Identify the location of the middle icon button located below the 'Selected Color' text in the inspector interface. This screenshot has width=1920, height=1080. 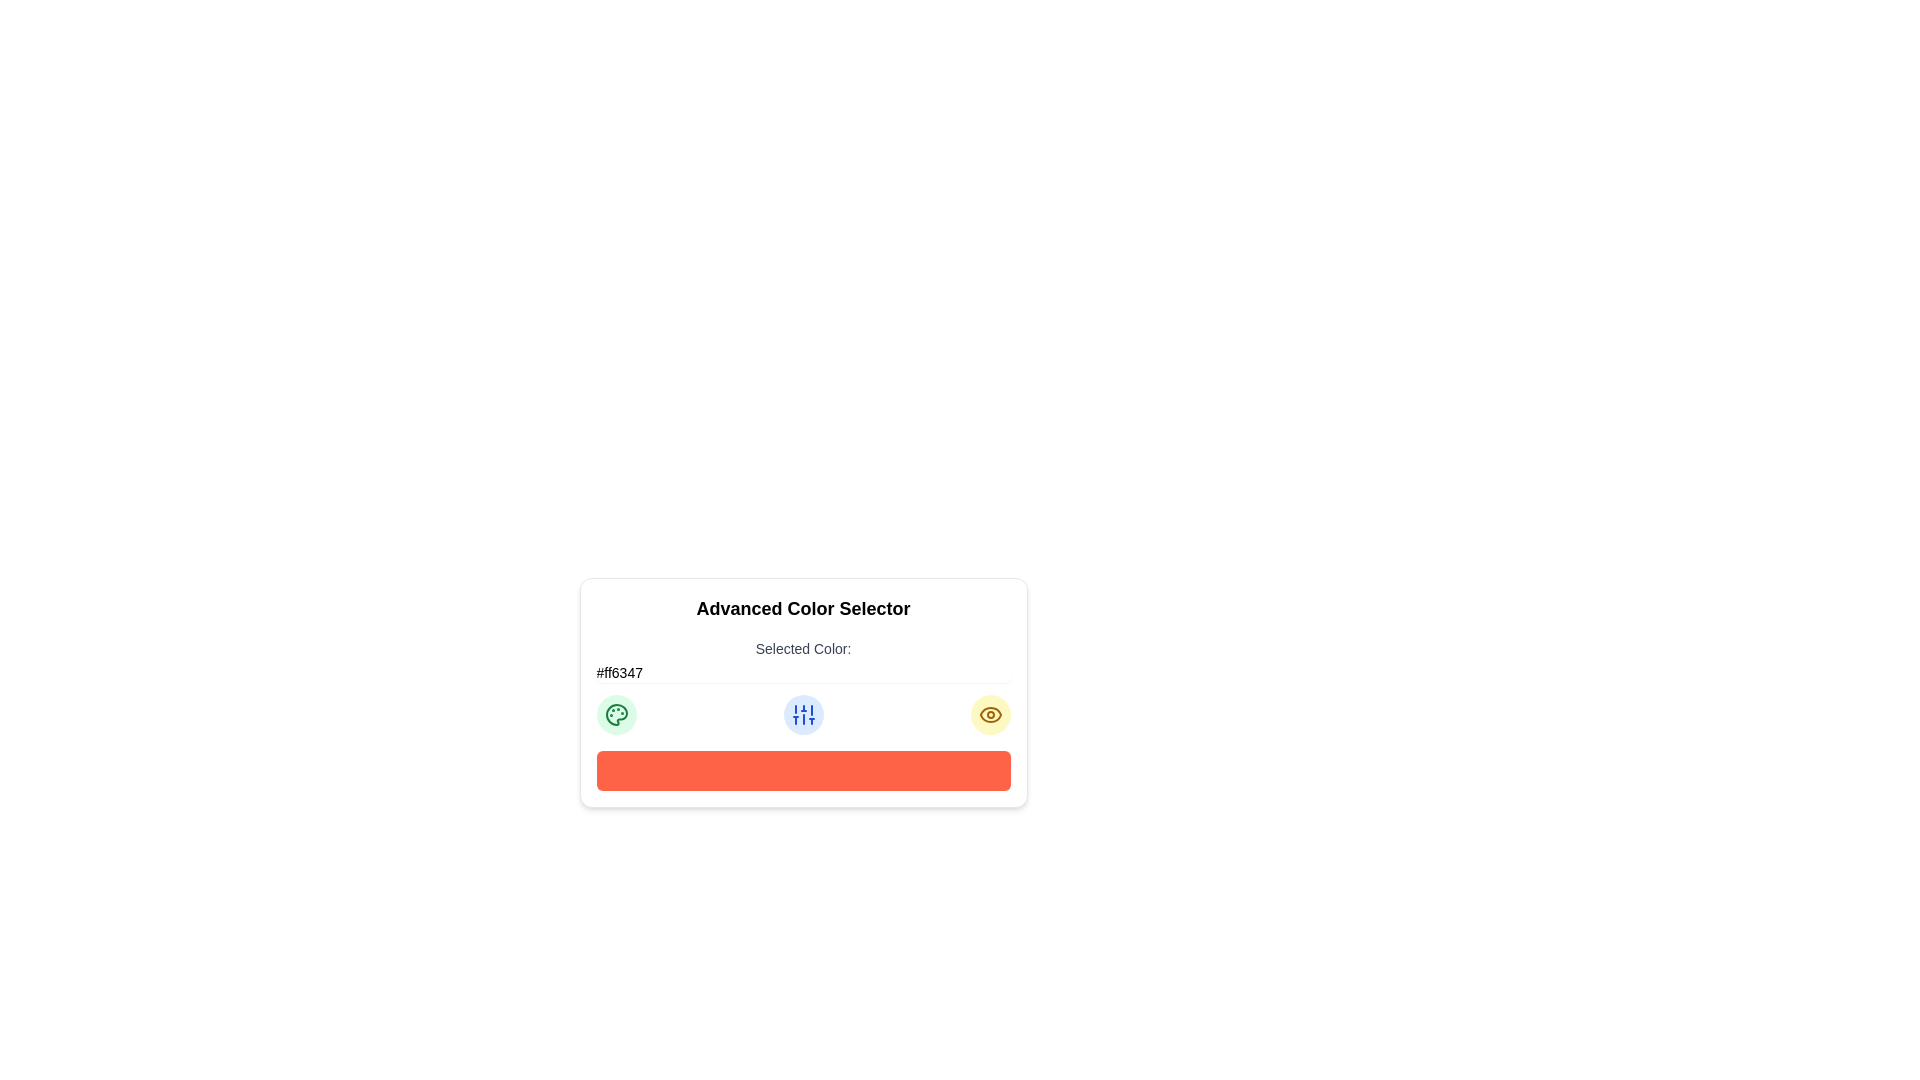
(803, 713).